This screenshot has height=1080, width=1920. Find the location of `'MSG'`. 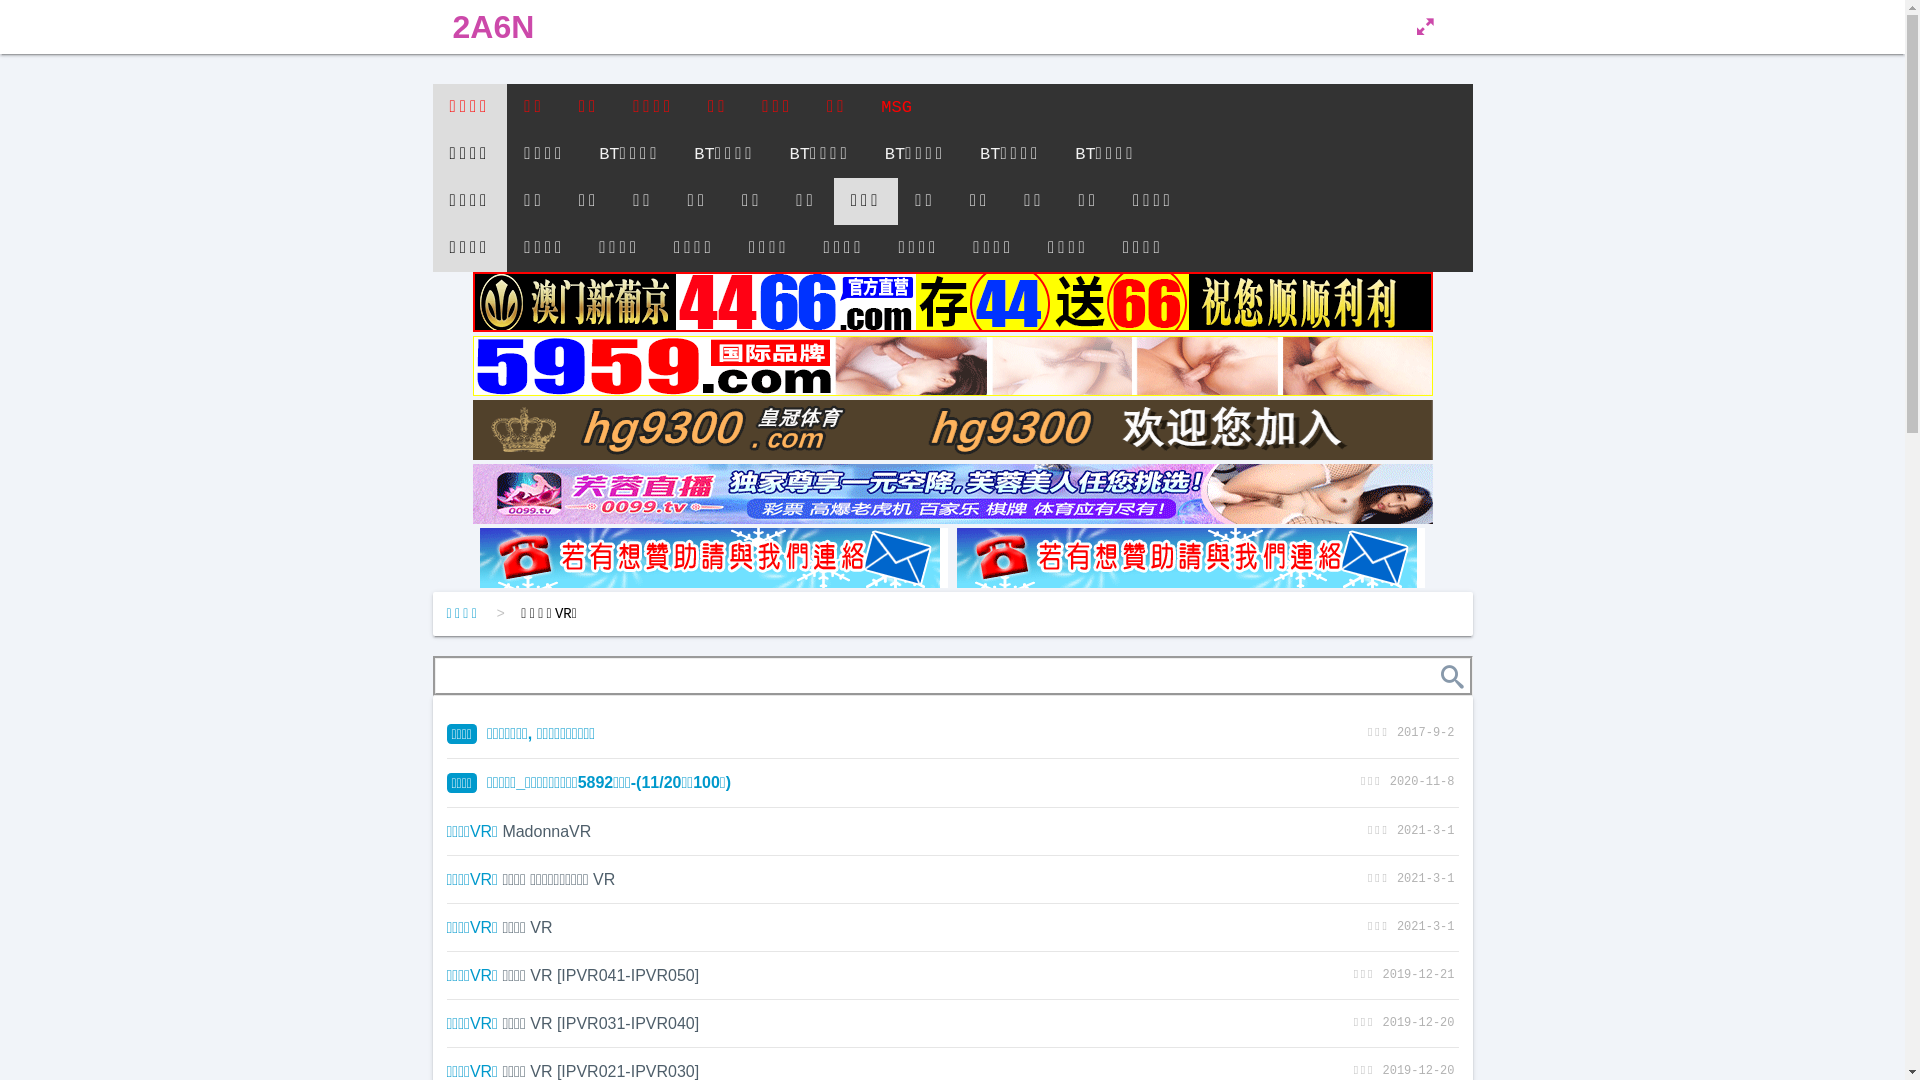

'MSG' is located at coordinates (895, 107).